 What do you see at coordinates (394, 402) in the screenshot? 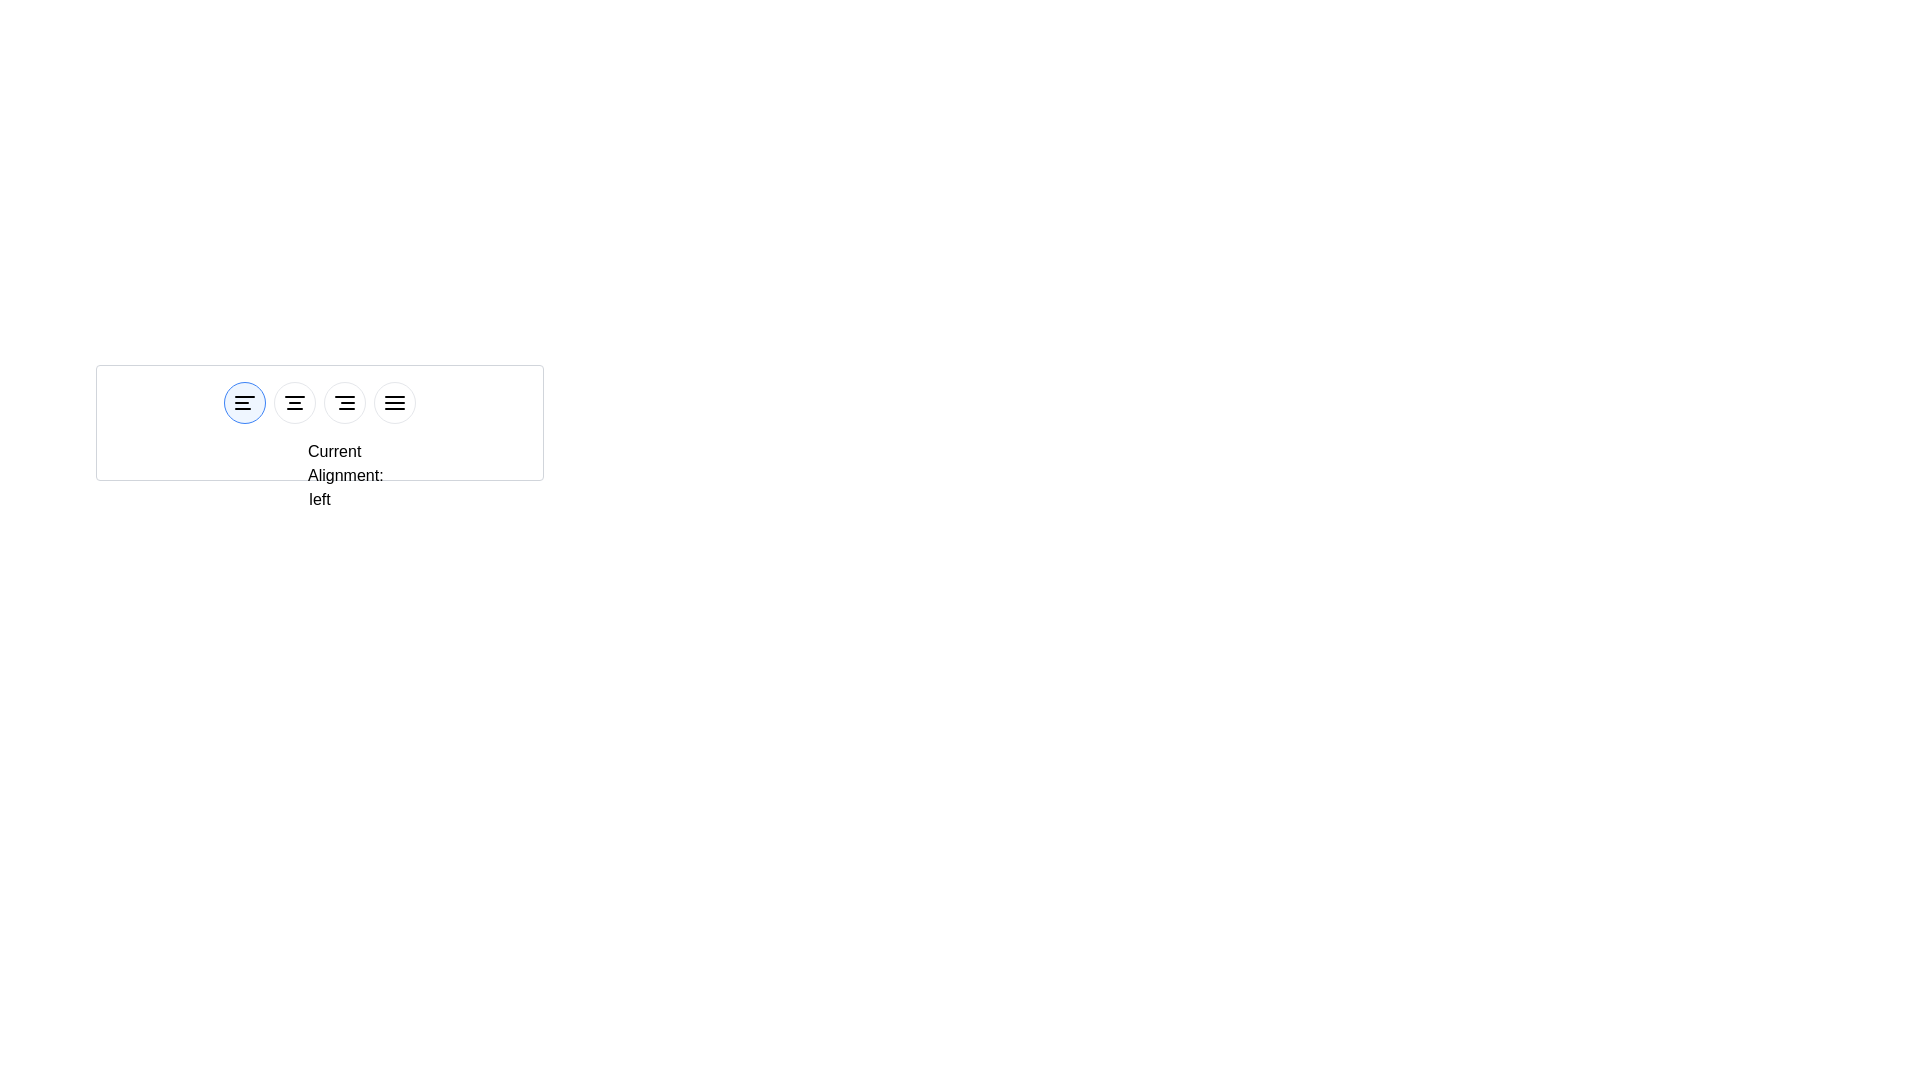
I see `the button corresponding to justify alignment` at bounding box center [394, 402].